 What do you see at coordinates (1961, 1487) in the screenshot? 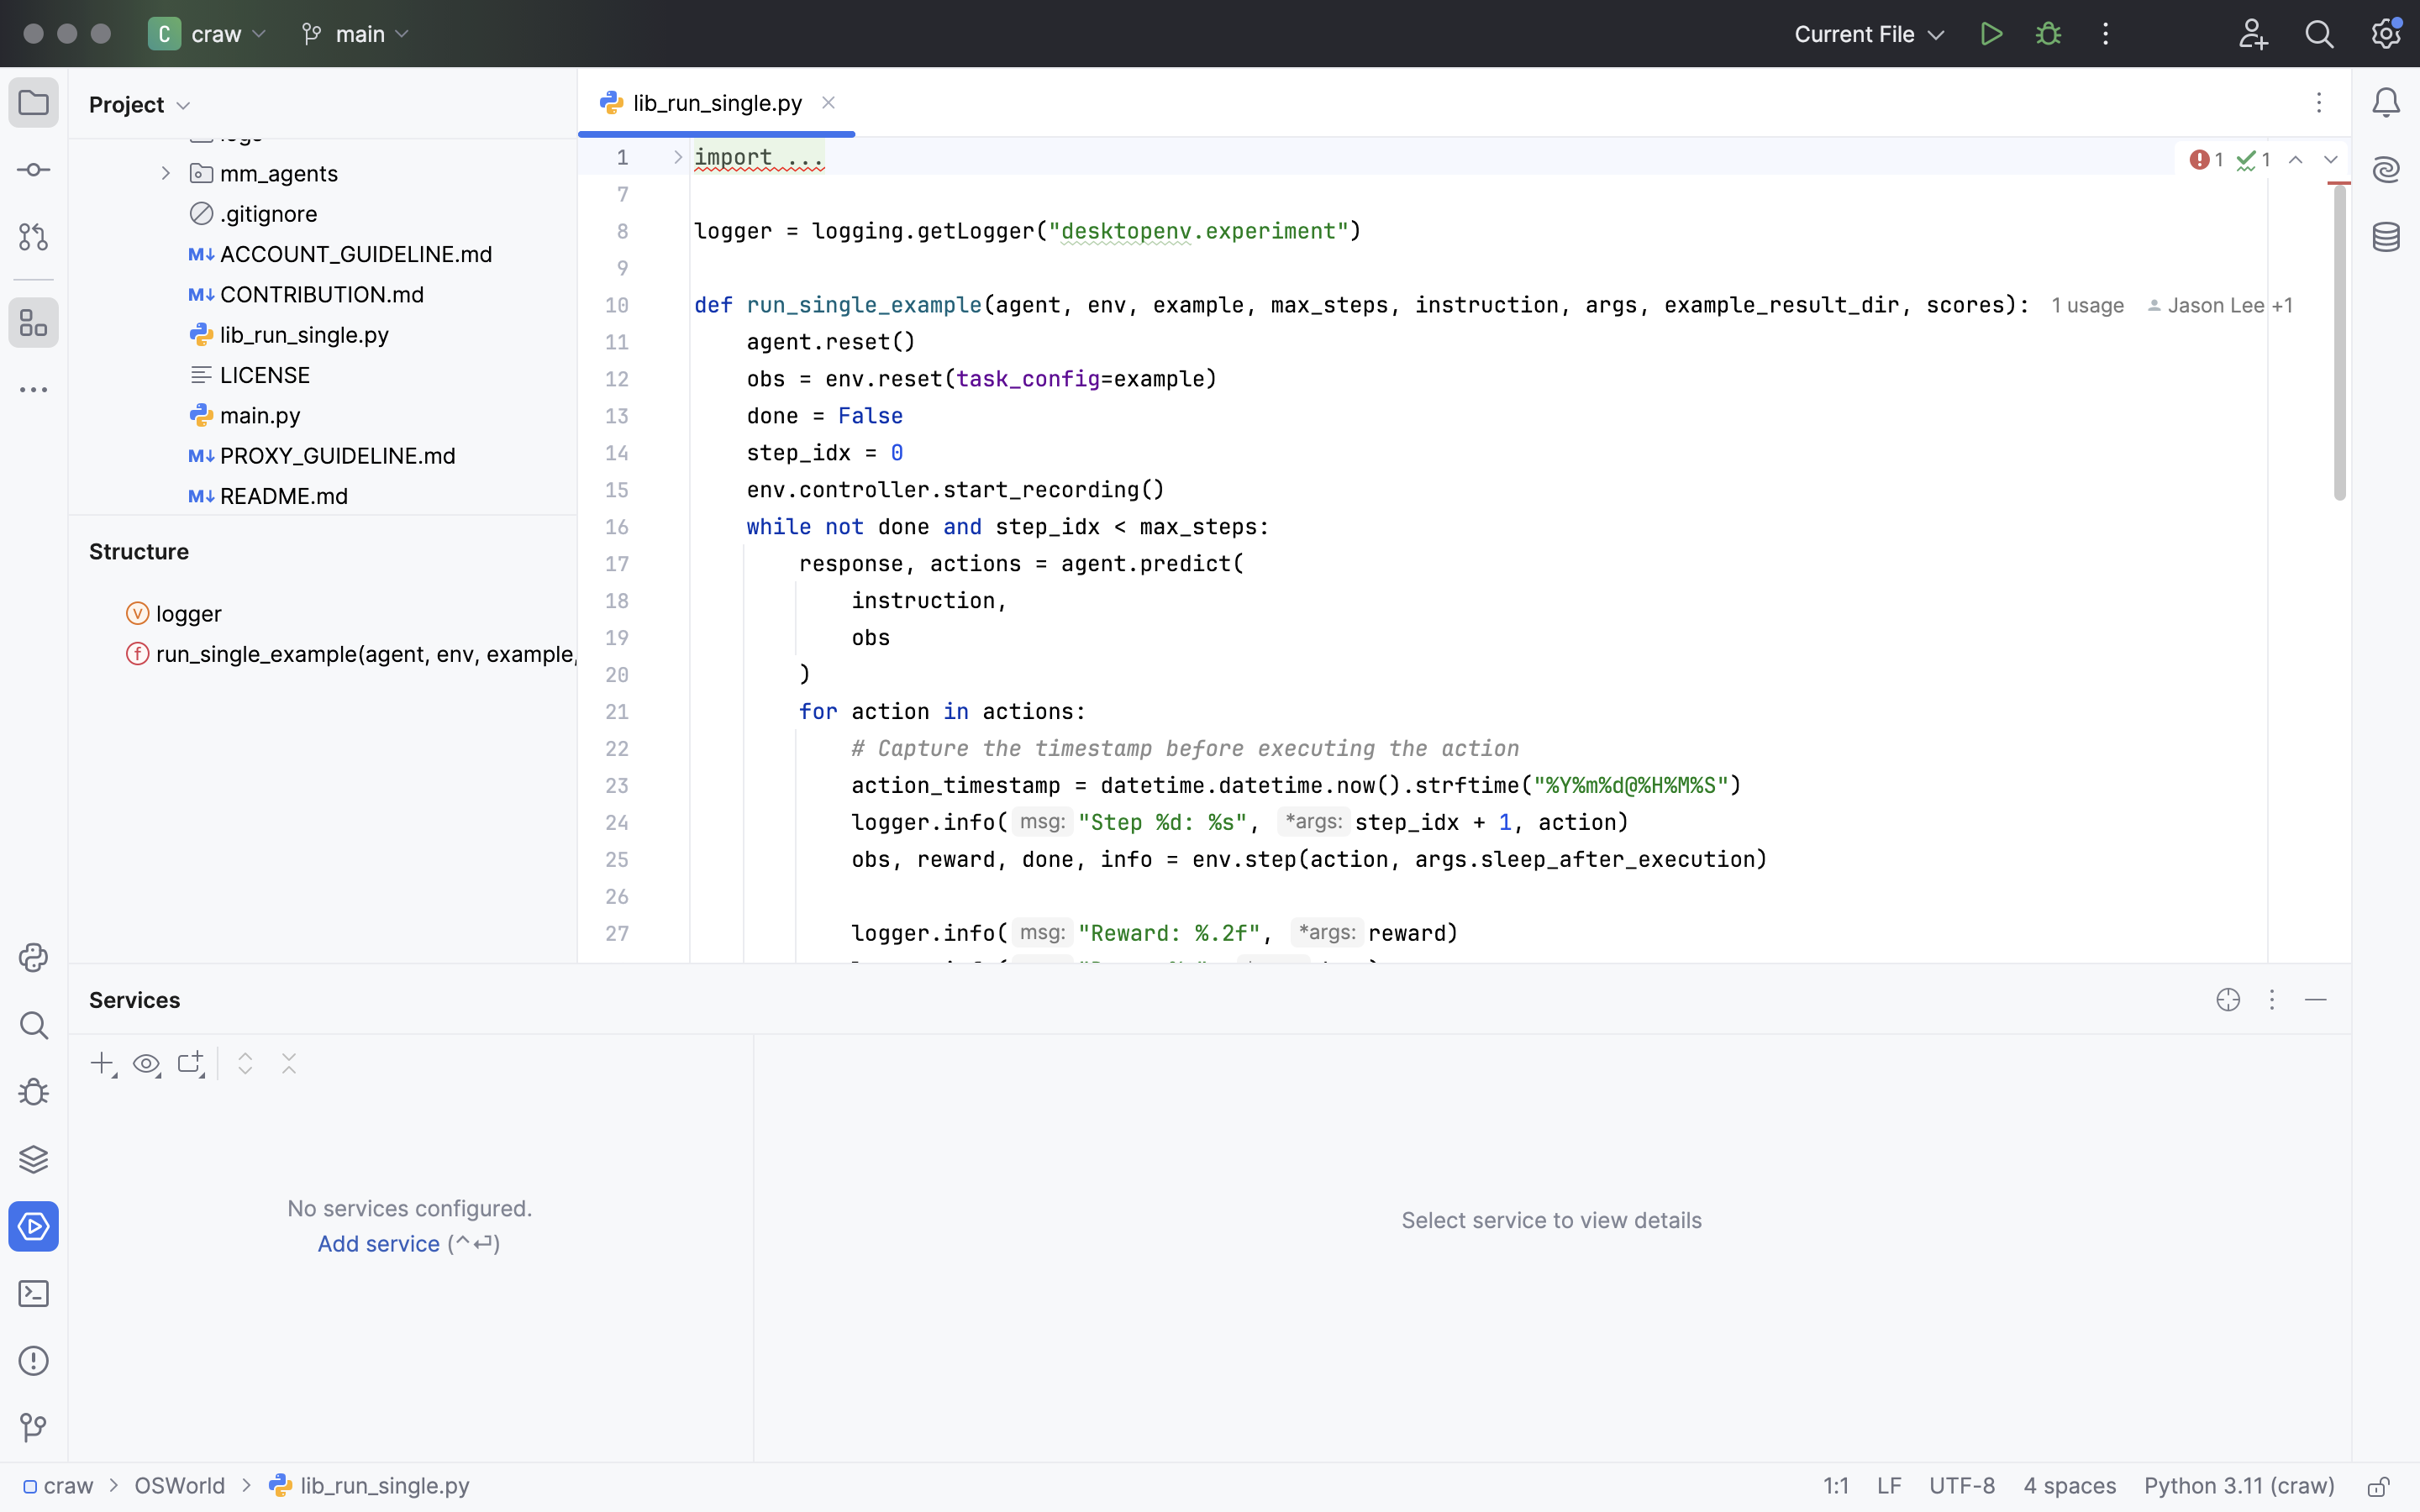
I see `'UTF-8'` at bounding box center [1961, 1487].